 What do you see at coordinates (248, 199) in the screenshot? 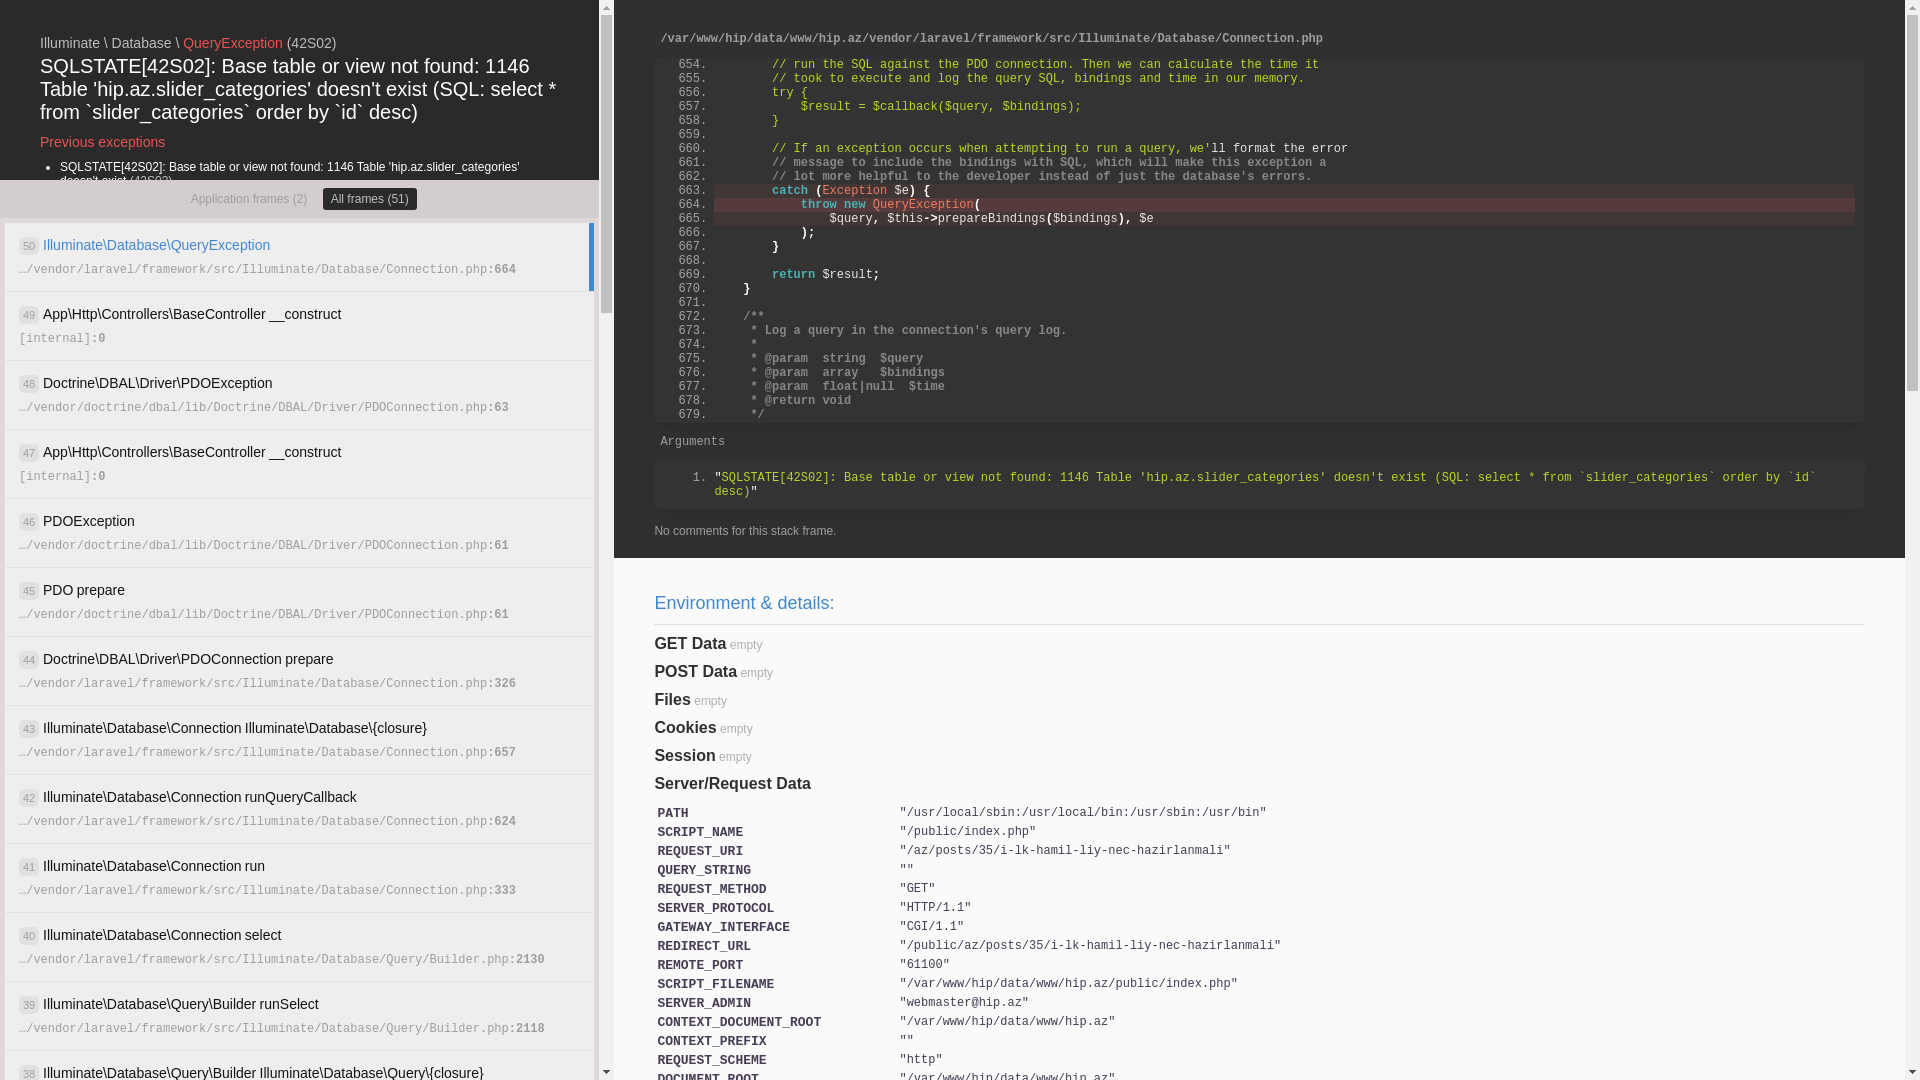
I see `'Application frames (2)'` at bounding box center [248, 199].